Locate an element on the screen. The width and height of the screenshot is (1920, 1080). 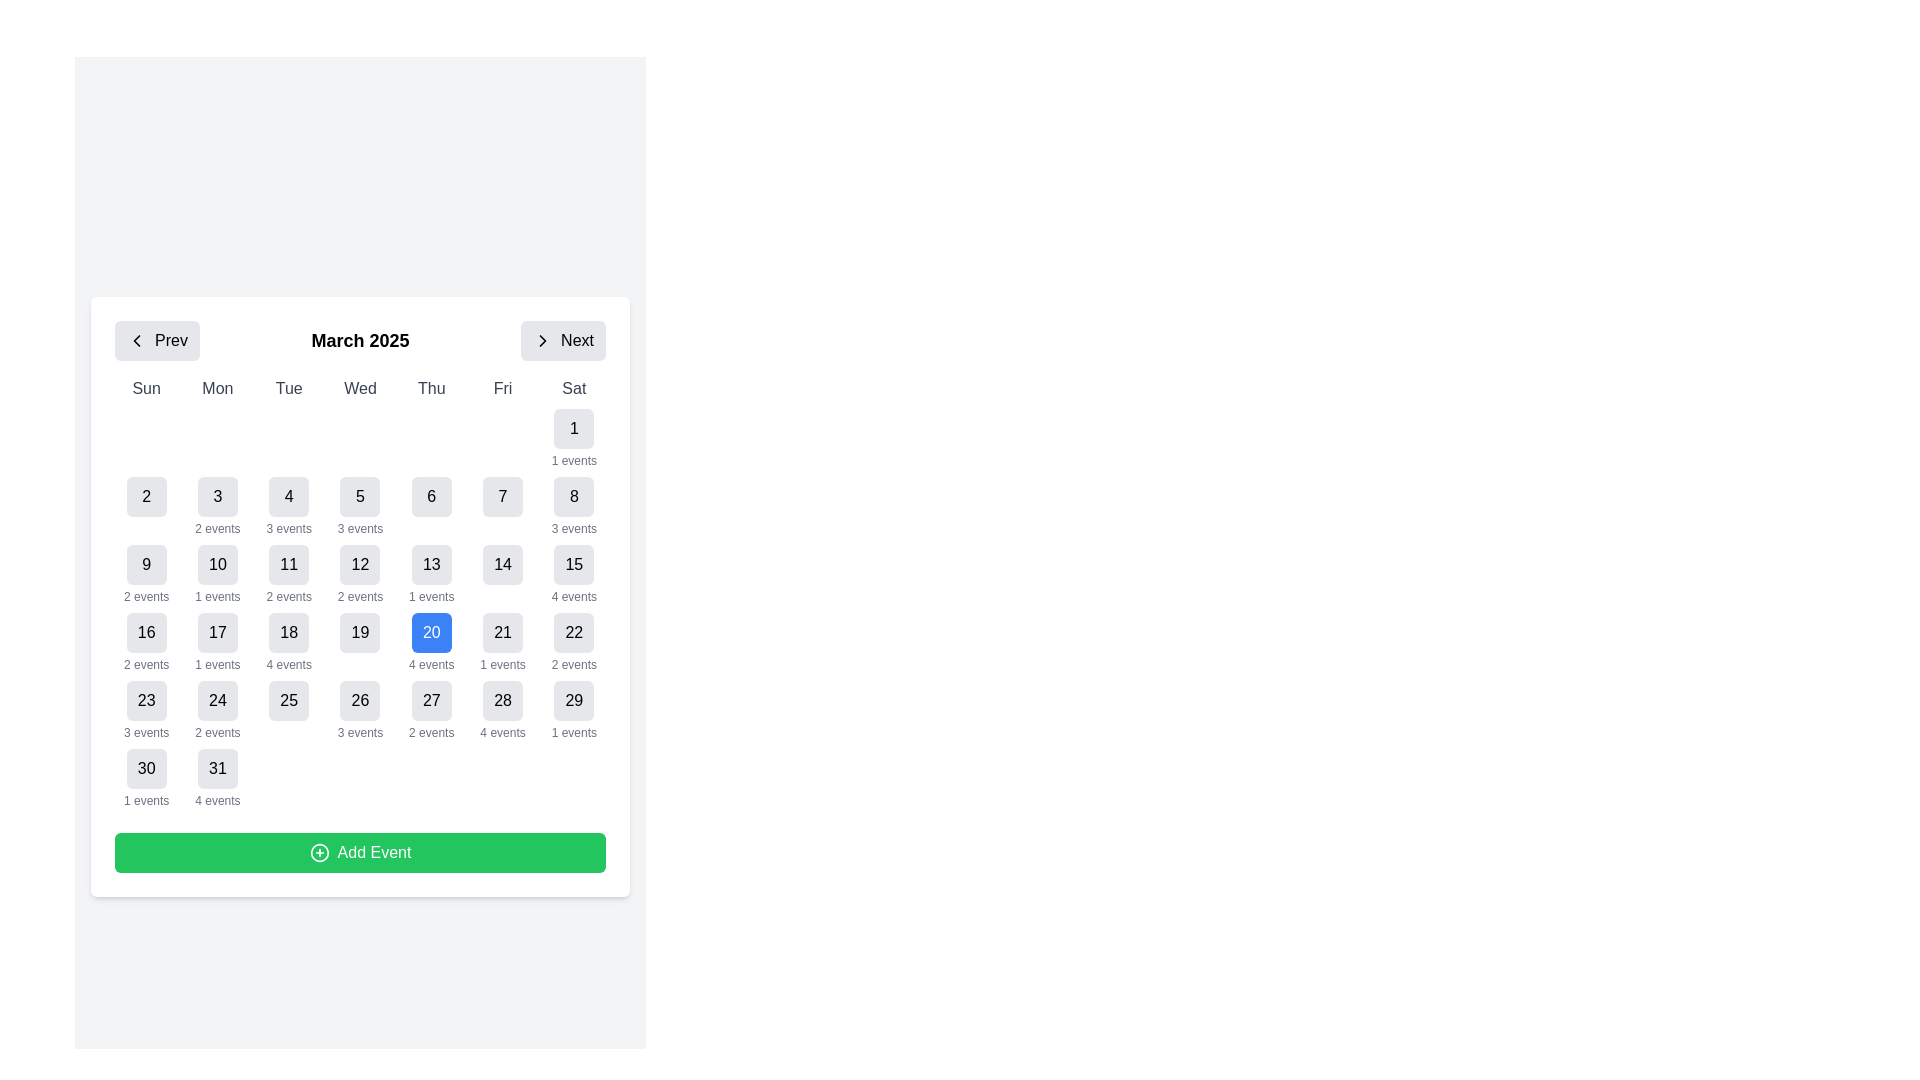
the text label that informs the user about the number of events scheduled for the respective day, located directly beneath the rounded square for the ninth day of the March 2025 calendar is located at coordinates (145, 596).